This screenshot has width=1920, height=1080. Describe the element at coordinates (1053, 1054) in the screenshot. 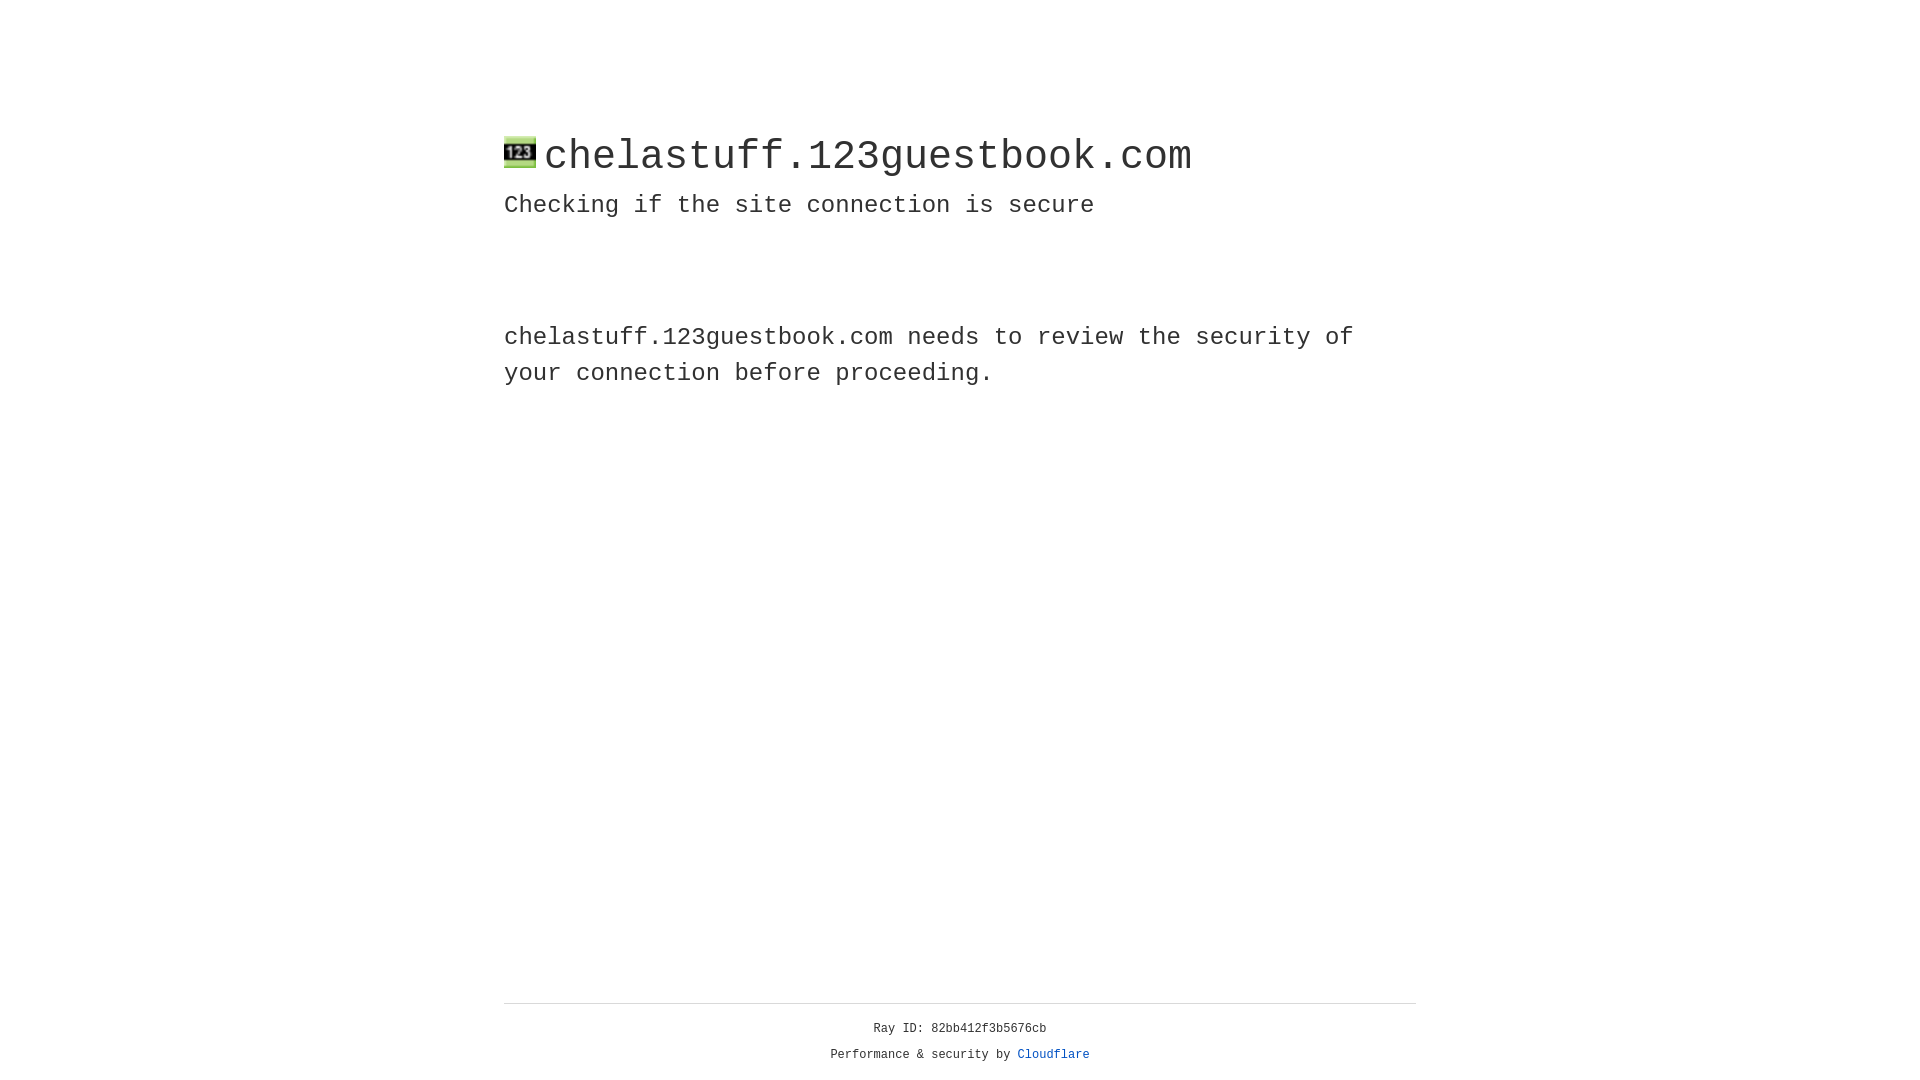

I see `'Cloudflare'` at that location.